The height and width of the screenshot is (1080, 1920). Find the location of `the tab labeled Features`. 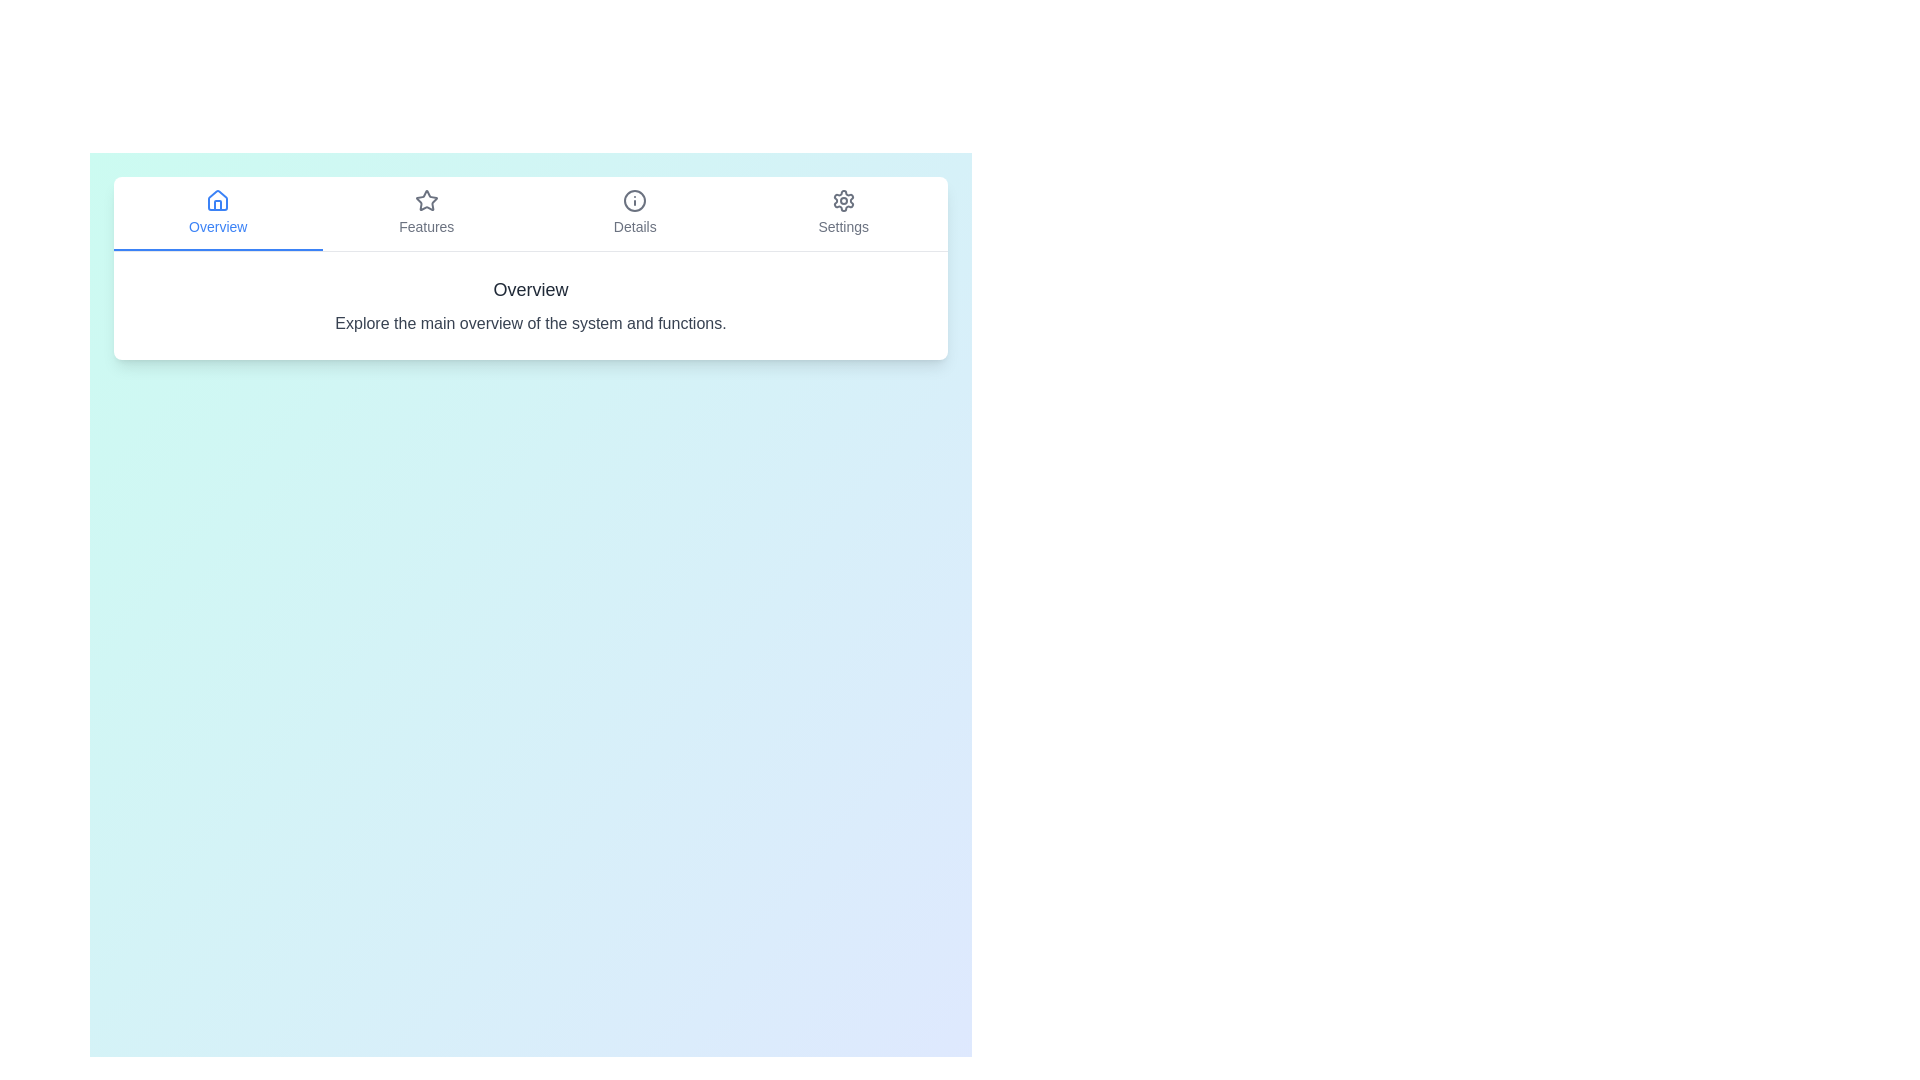

the tab labeled Features is located at coordinates (425, 213).